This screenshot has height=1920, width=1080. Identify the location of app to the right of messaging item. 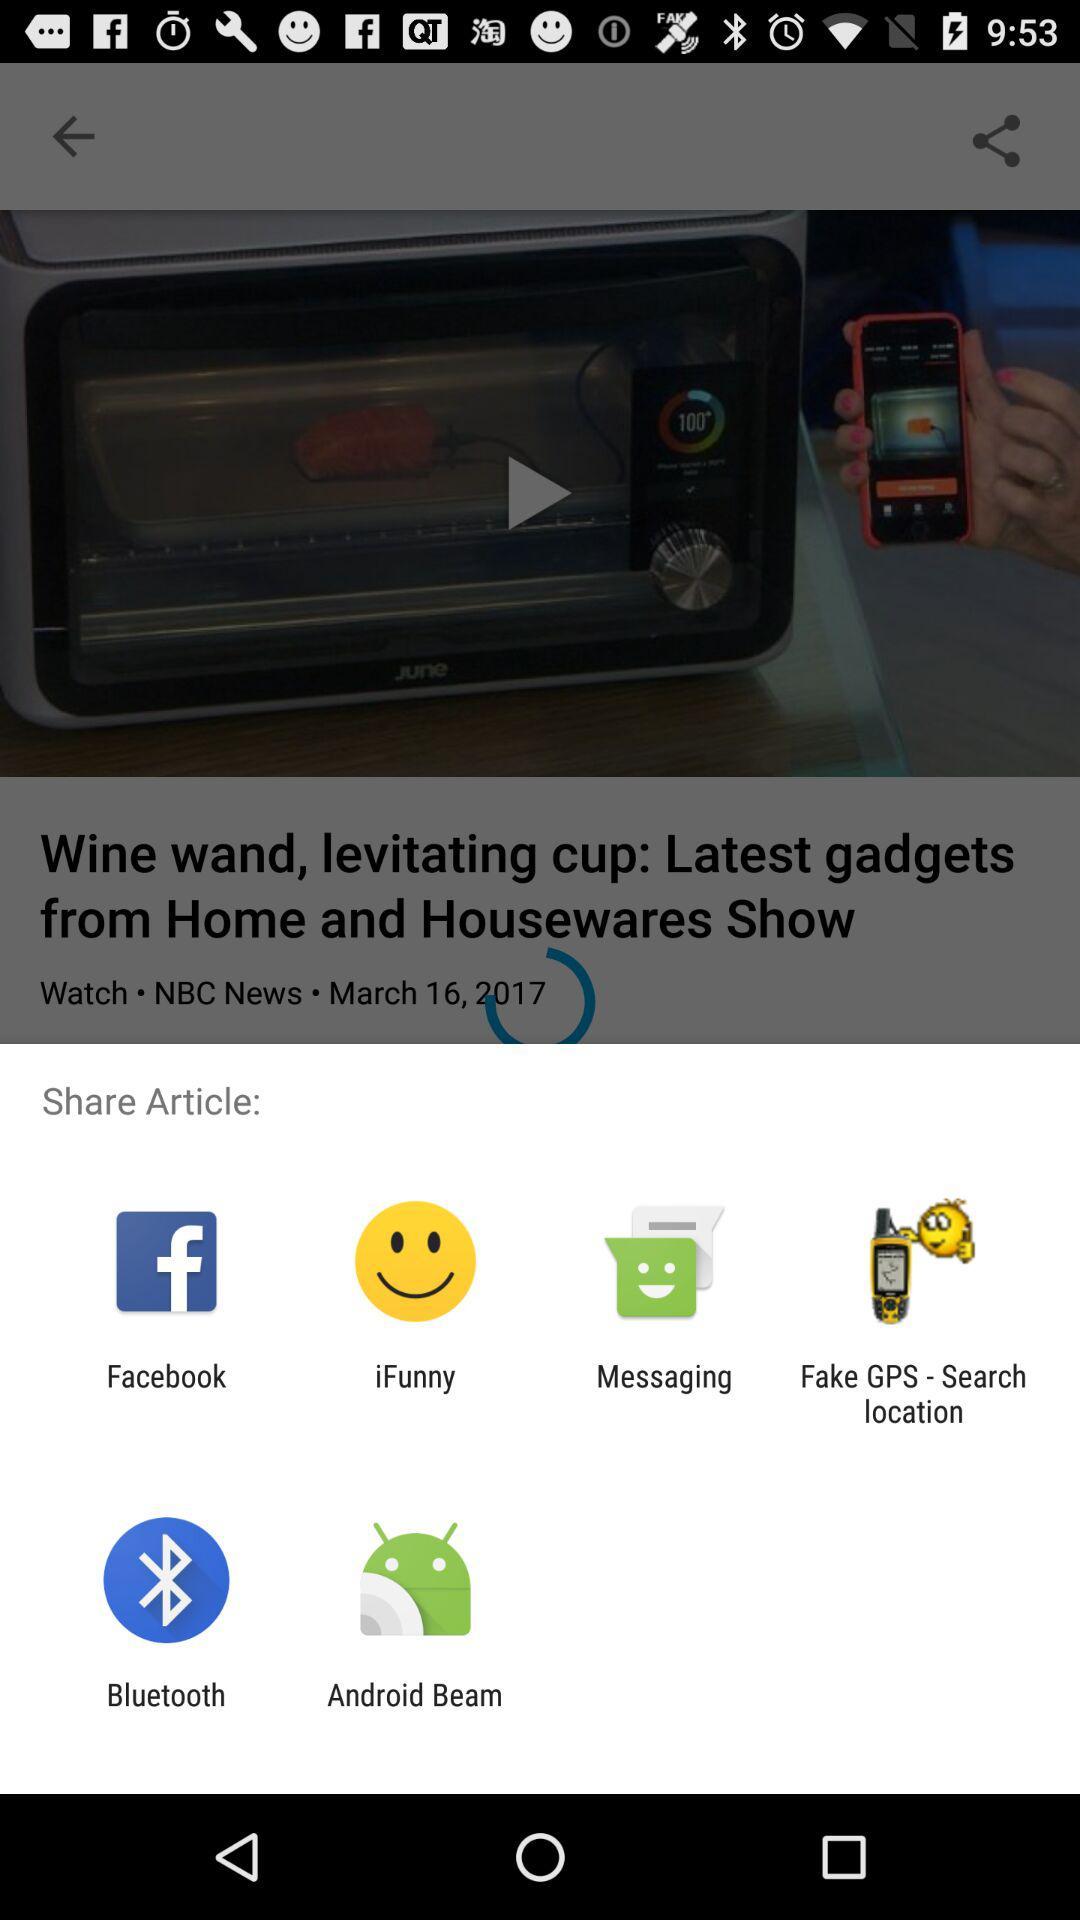
(913, 1392).